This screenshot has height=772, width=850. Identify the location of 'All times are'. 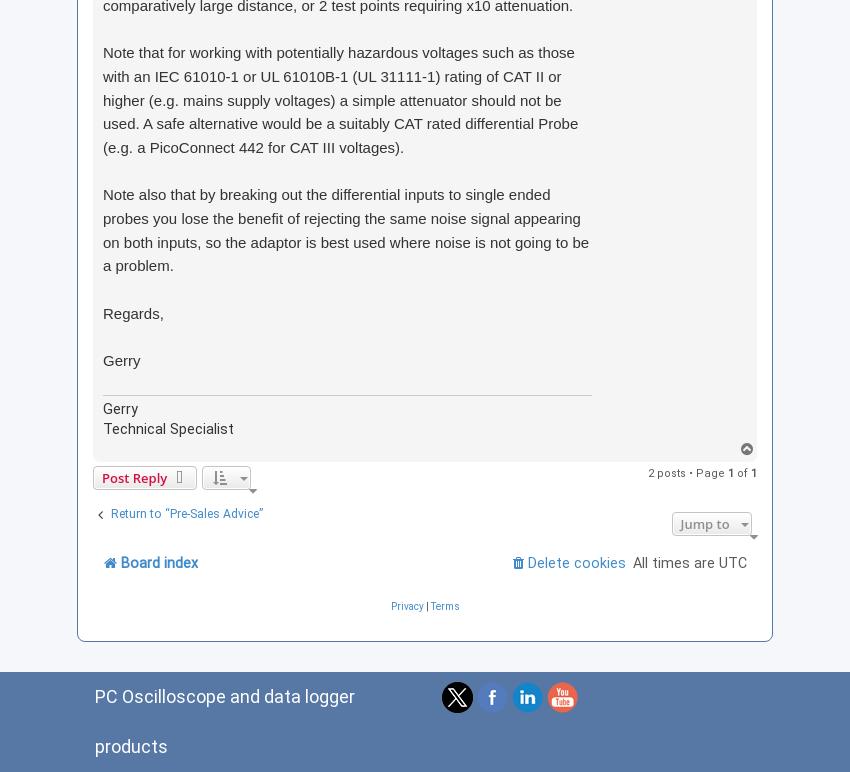
(676, 561).